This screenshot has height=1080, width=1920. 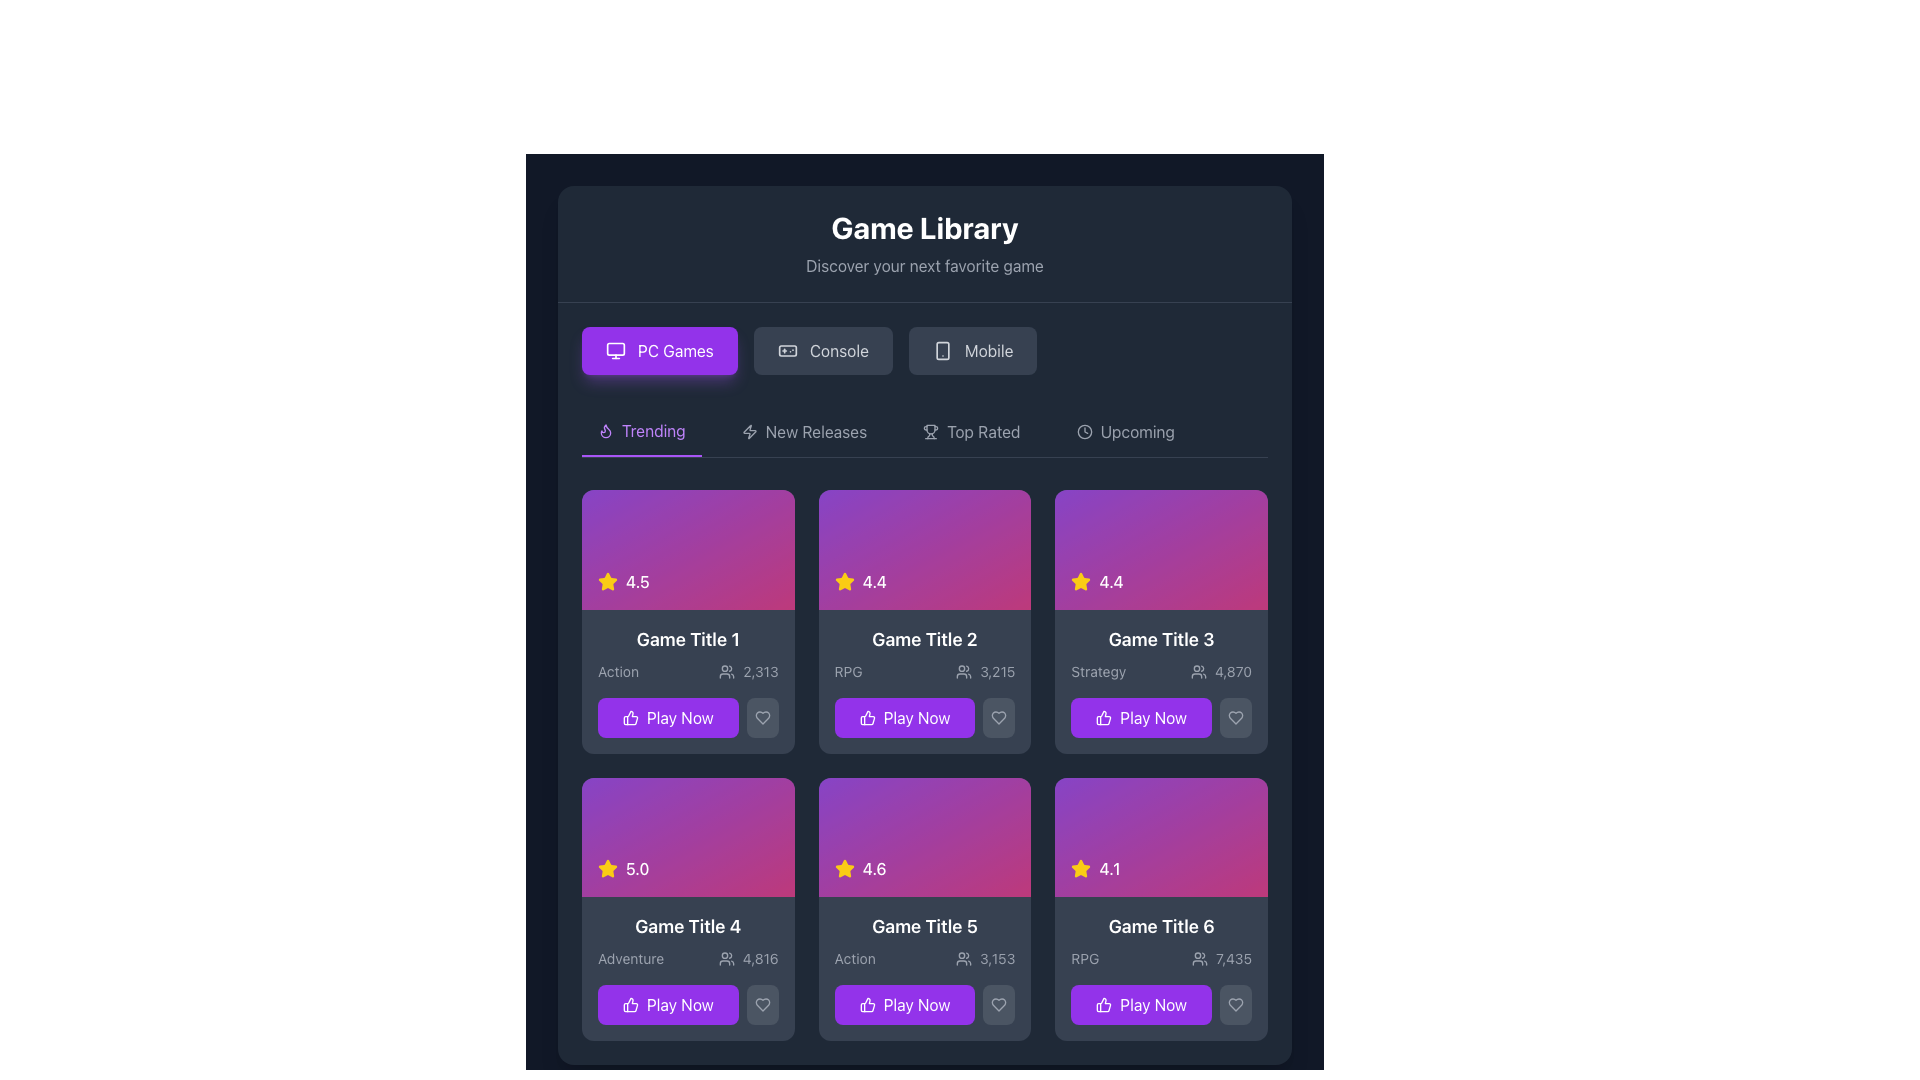 I want to click on title or description of the game displayed on the second card from the left in the top row of the game library section, so click(x=924, y=680).